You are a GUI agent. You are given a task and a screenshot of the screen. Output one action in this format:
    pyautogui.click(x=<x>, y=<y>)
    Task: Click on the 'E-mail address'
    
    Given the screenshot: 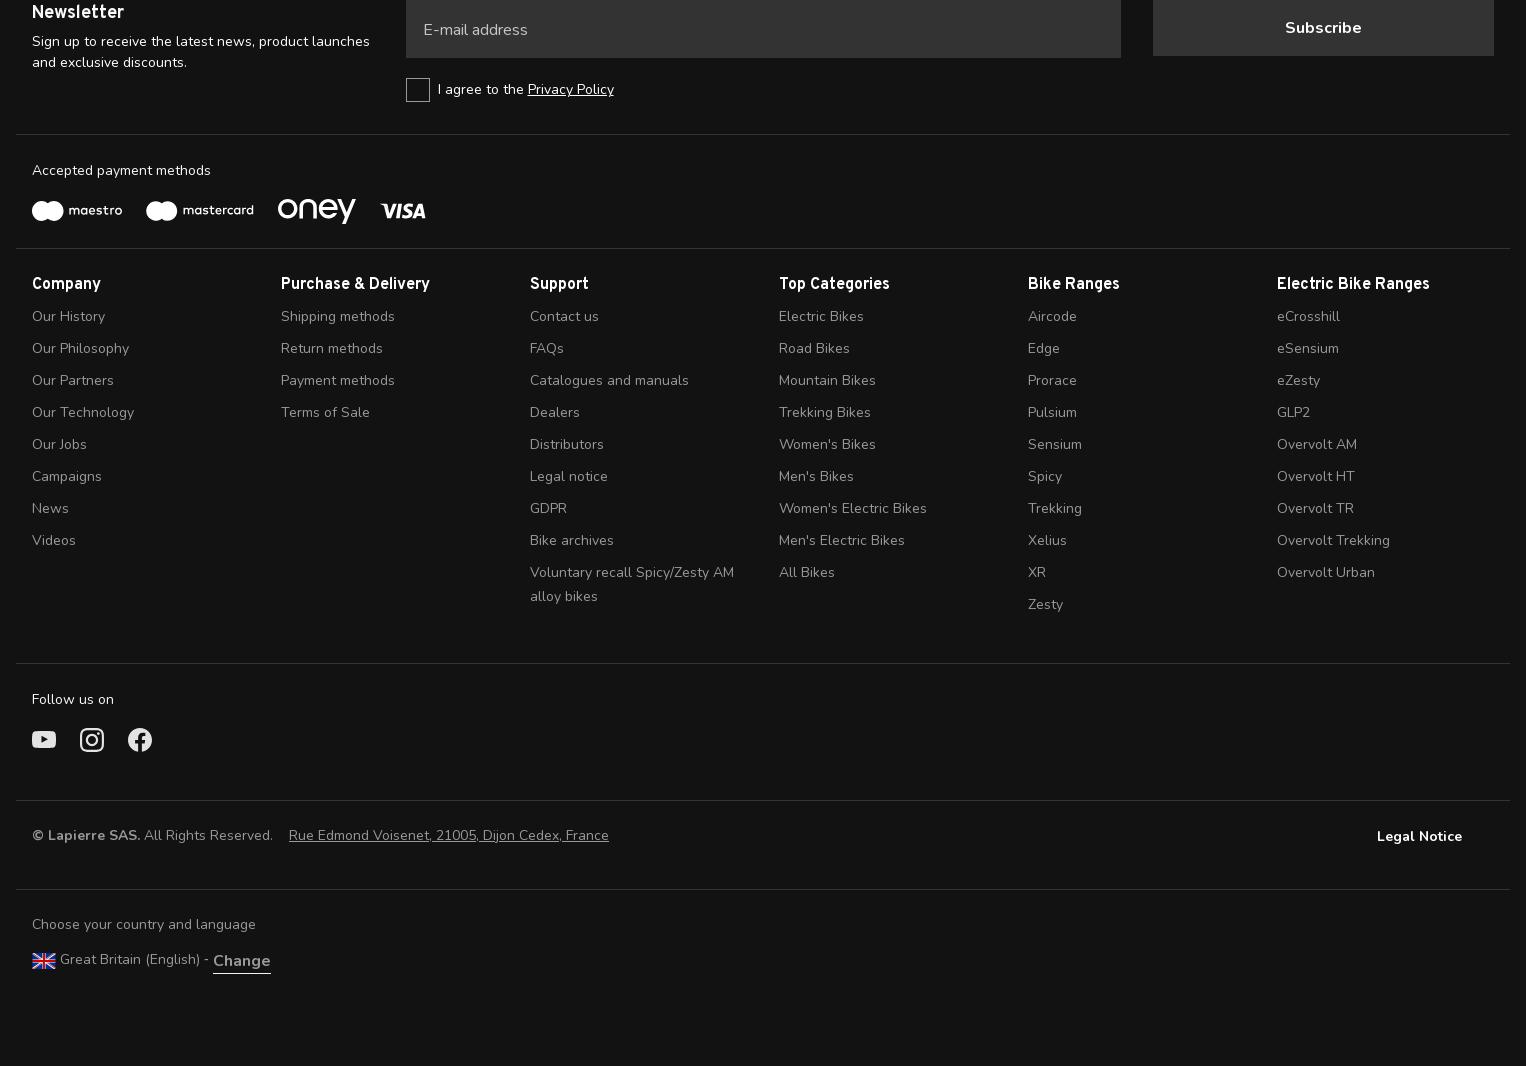 What is the action you would take?
    pyautogui.click(x=473, y=27)
    